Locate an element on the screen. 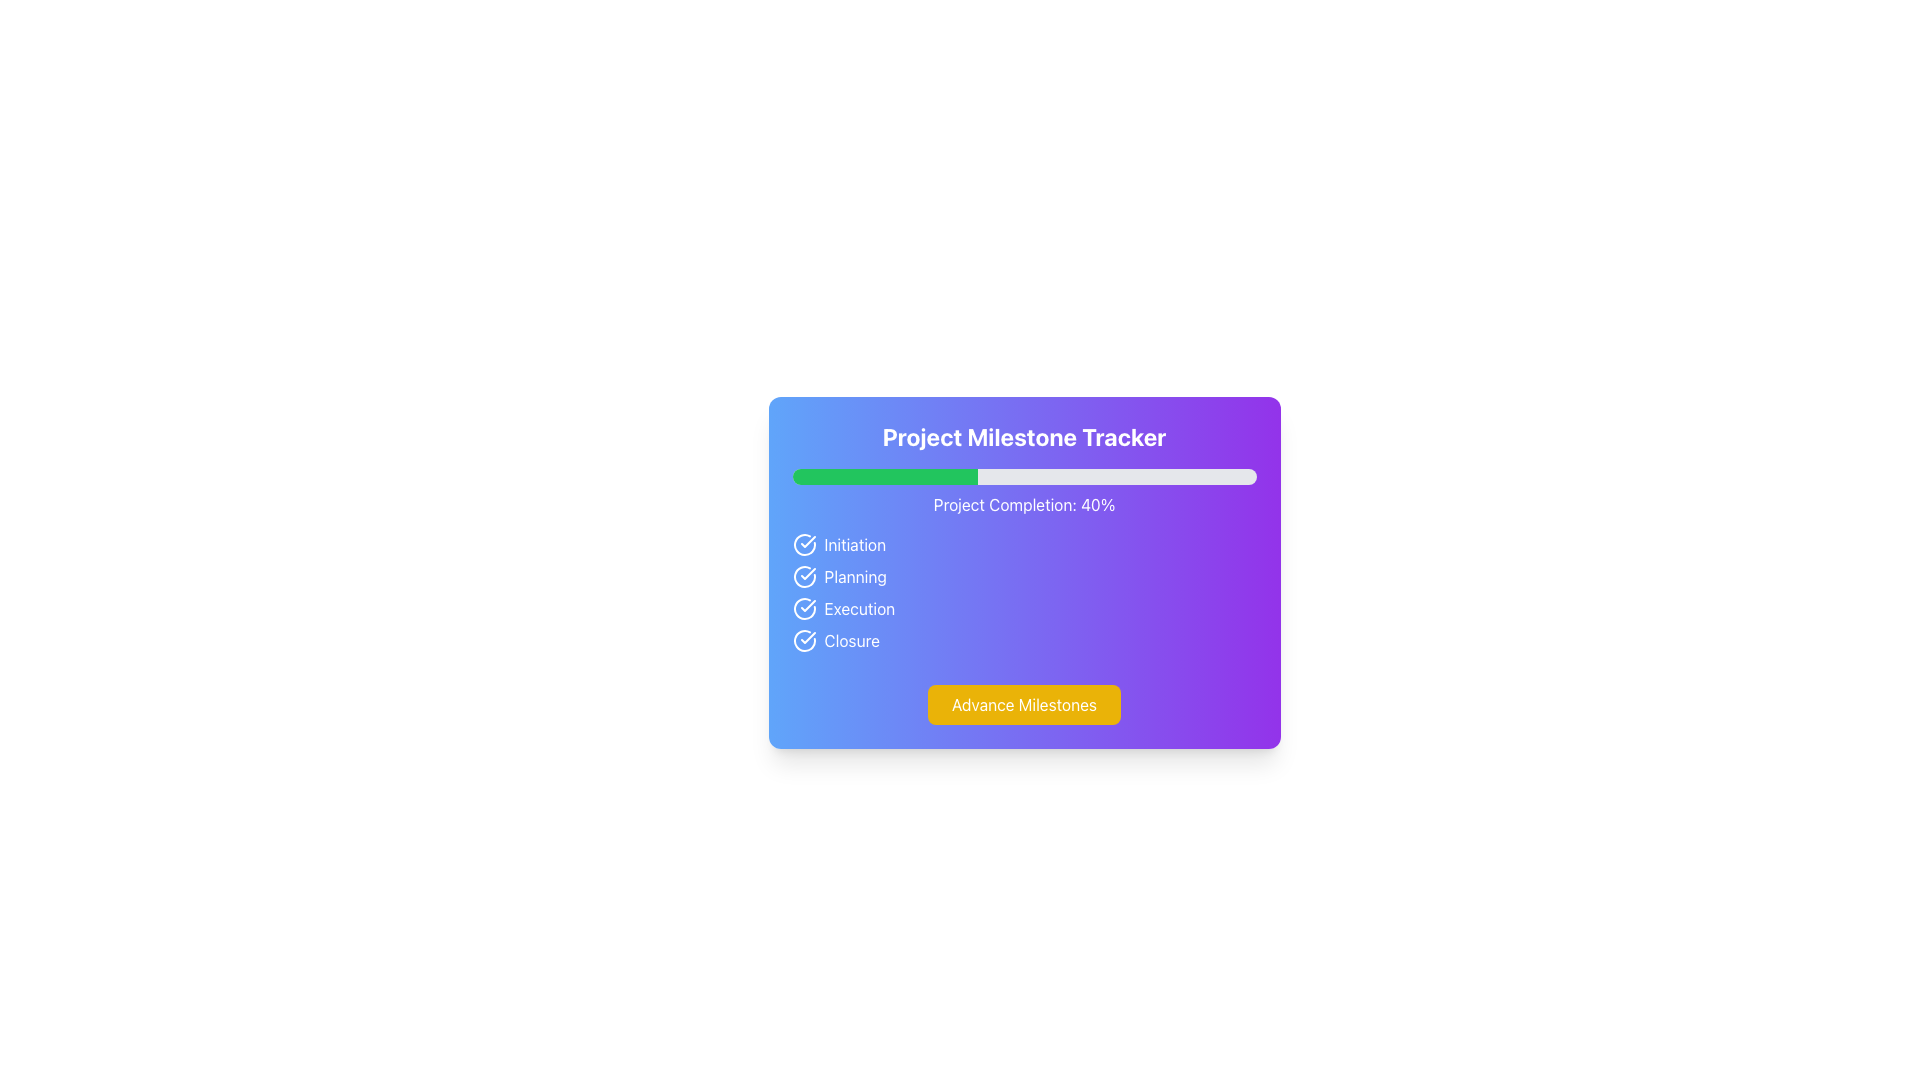 This screenshot has height=1080, width=1920. the Status indicator icon that represents the completion status of the 'Initiation' step in the project milestone tracker is located at coordinates (808, 544).